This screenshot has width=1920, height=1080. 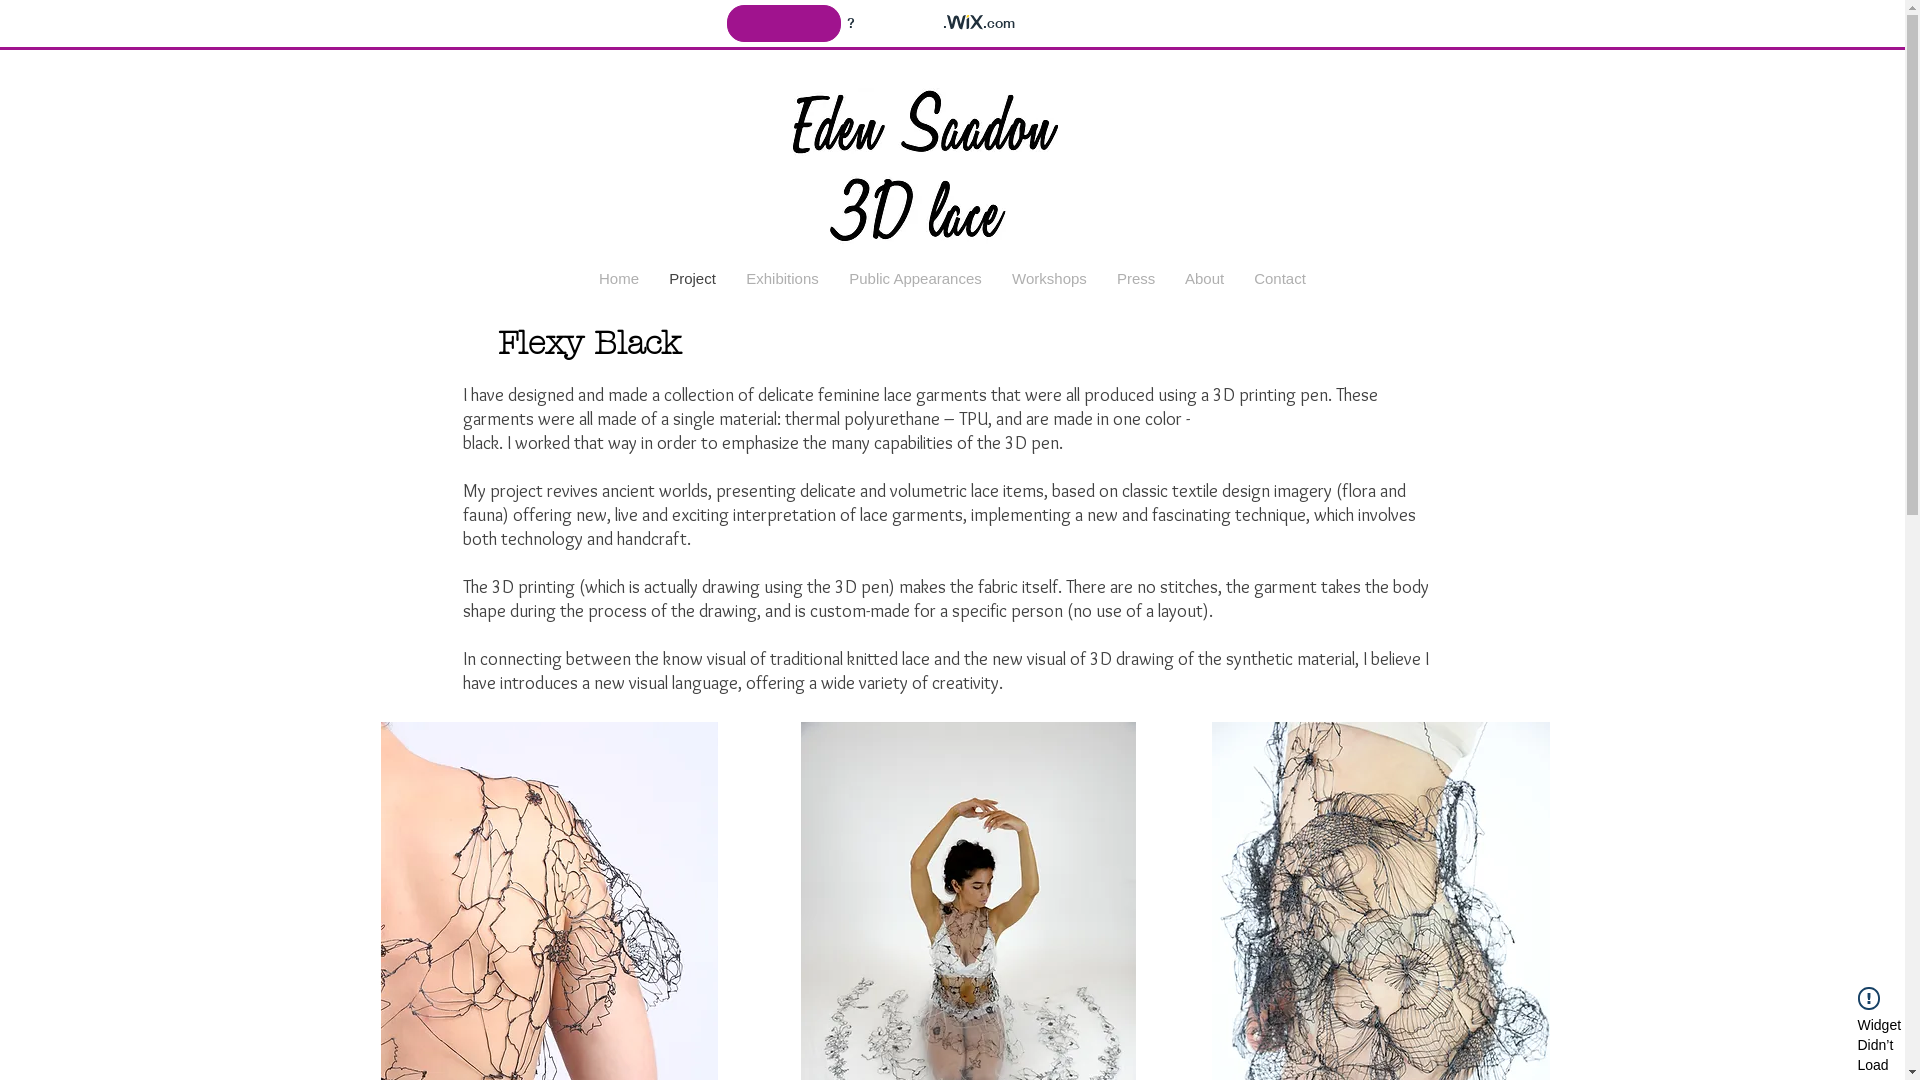 What do you see at coordinates (1280, 278) in the screenshot?
I see `'Contact'` at bounding box center [1280, 278].